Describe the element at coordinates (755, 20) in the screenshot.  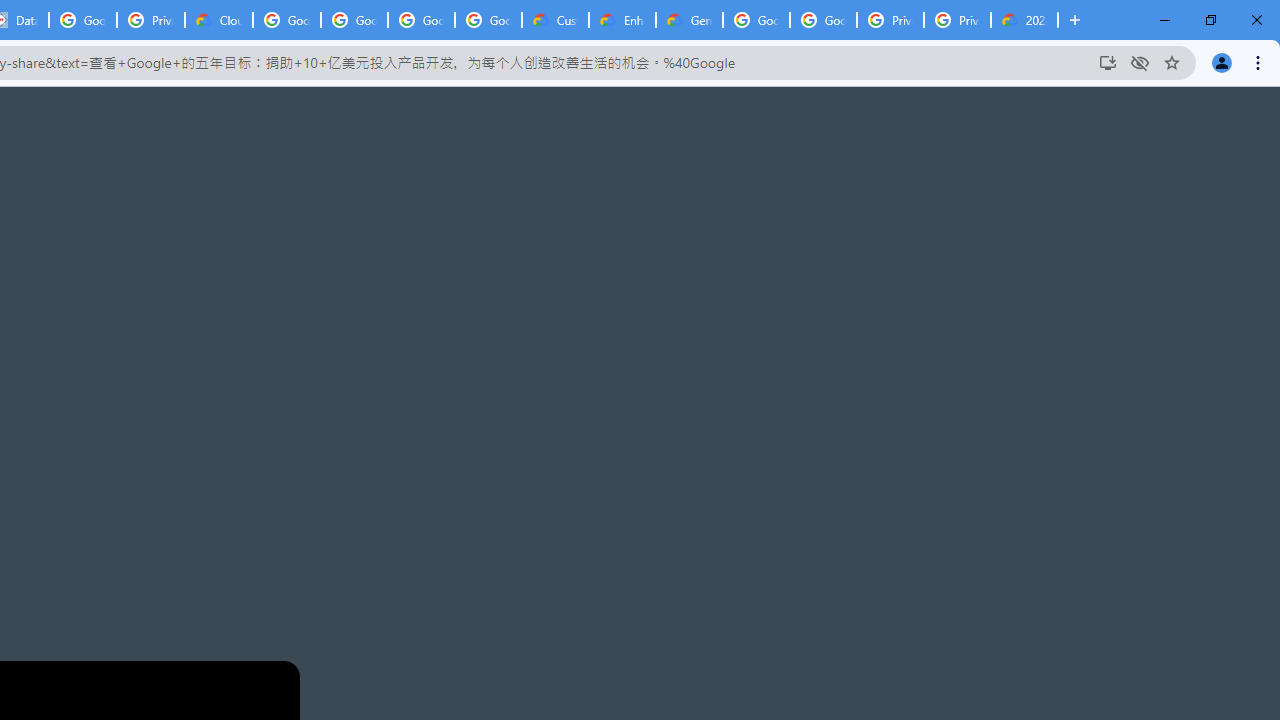
I see `'Google Cloud Platform'` at that location.